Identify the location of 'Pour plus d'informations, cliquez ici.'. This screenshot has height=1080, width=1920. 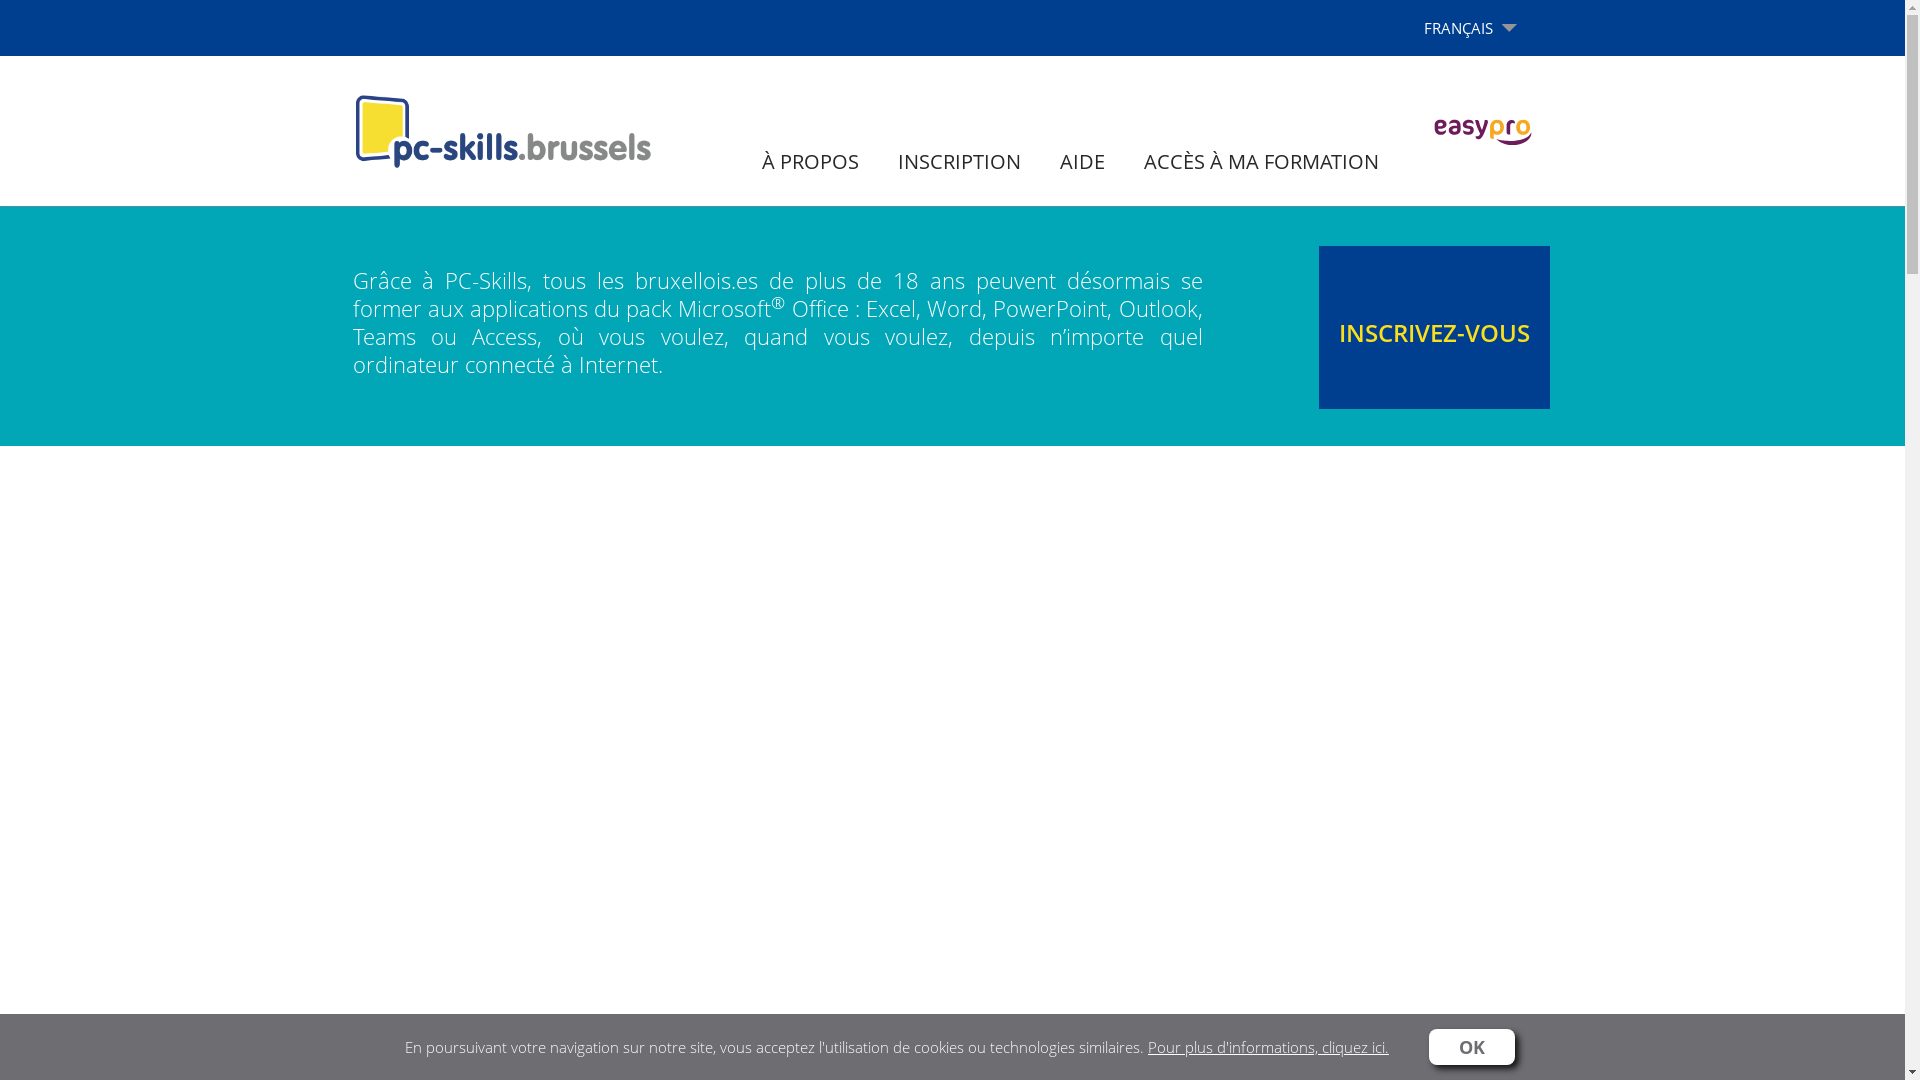
(1147, 1044).